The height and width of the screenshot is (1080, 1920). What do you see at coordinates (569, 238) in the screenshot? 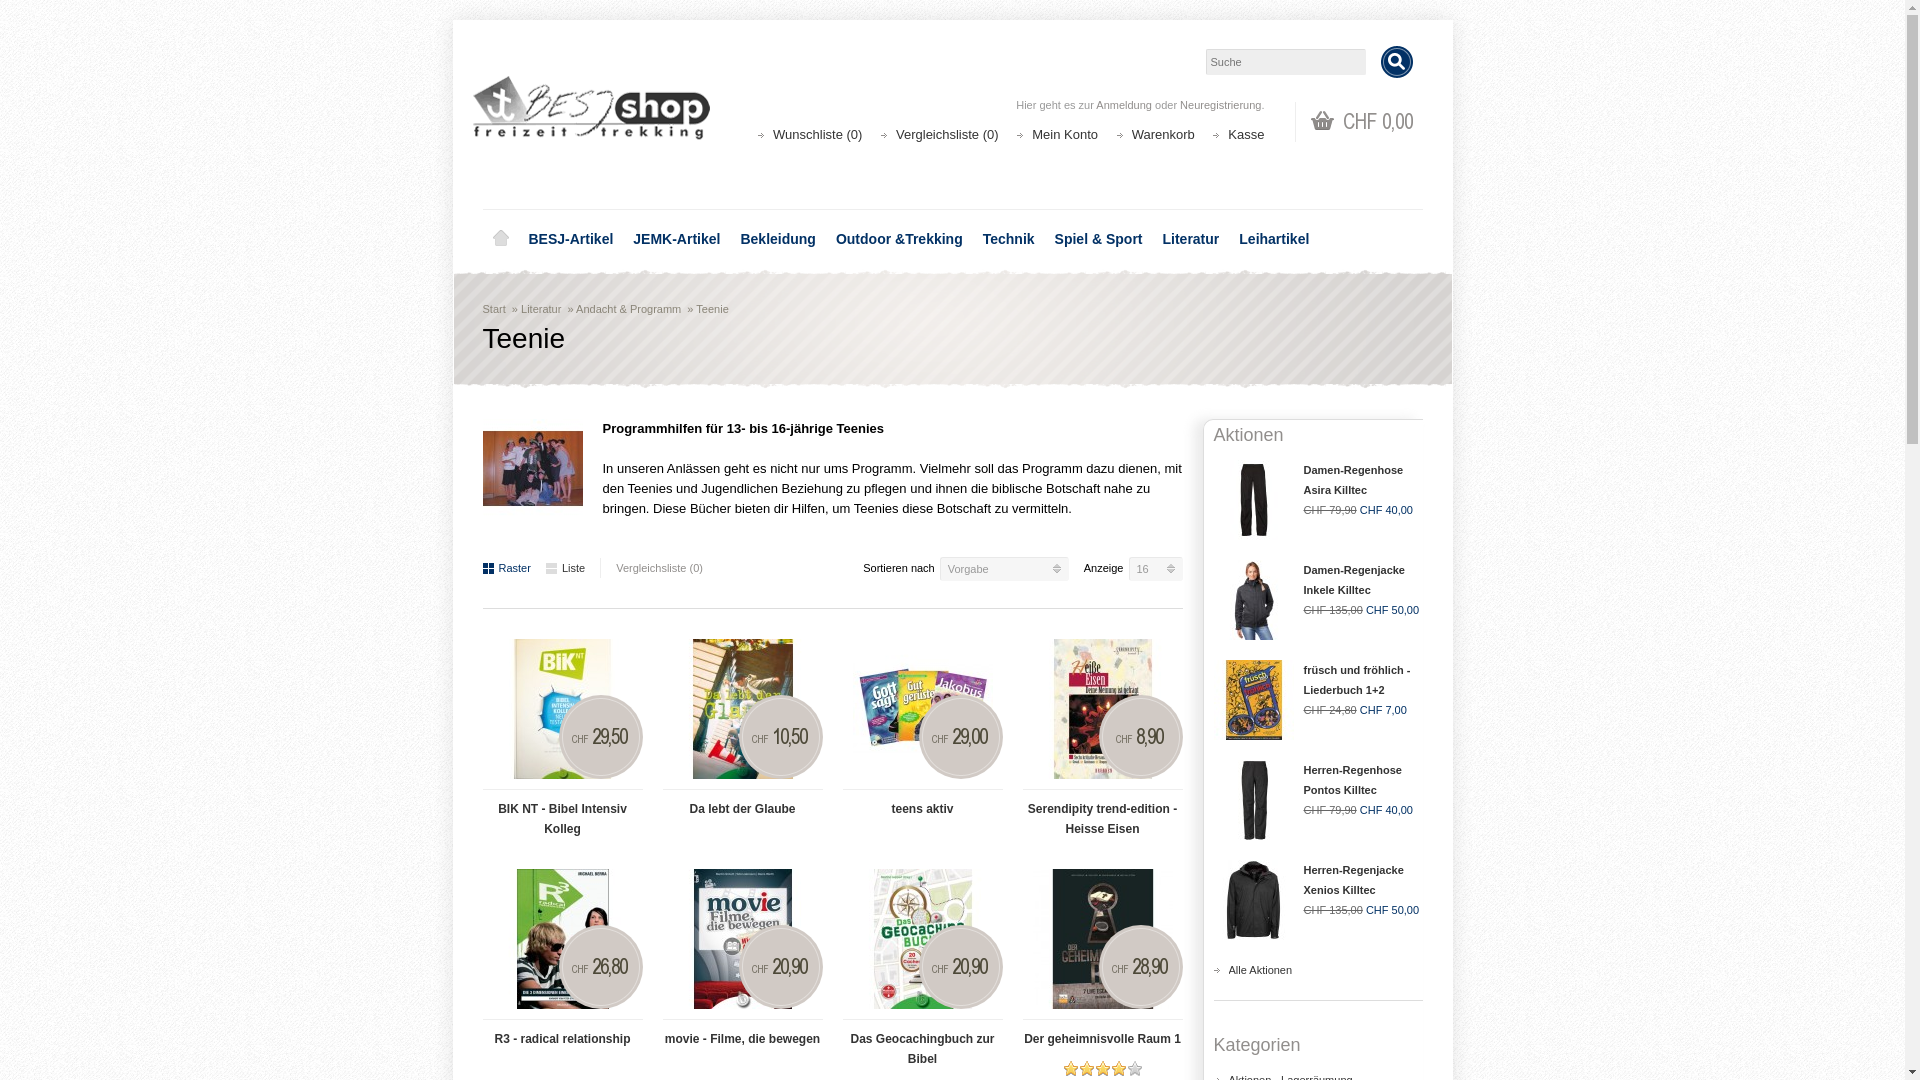
I see `'BESJ-Artikel'` at bounding box center [569, 238].